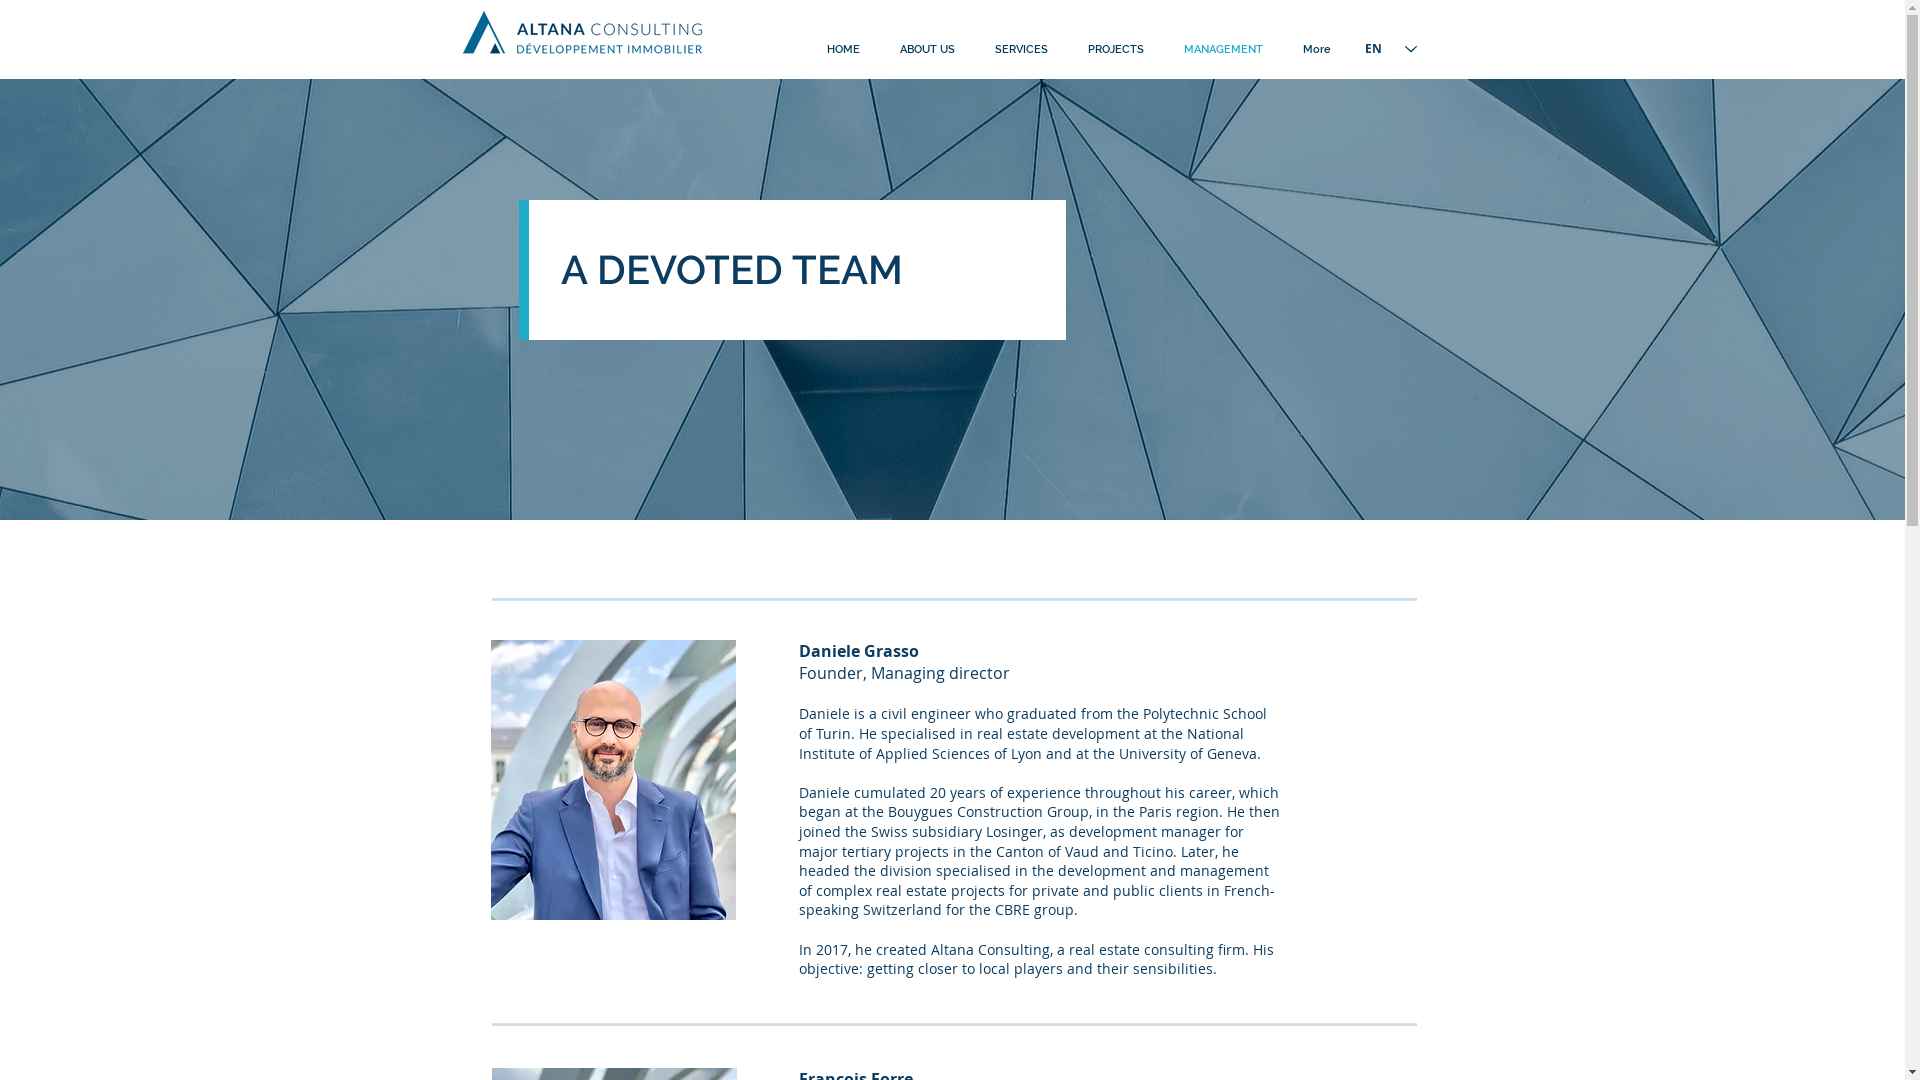 This screenshot has height=1080, width=1920. What do you see at coordinates (879, 49) in the screenshot?
I see `'ABOUT US'` at bounding box center [879, 49].